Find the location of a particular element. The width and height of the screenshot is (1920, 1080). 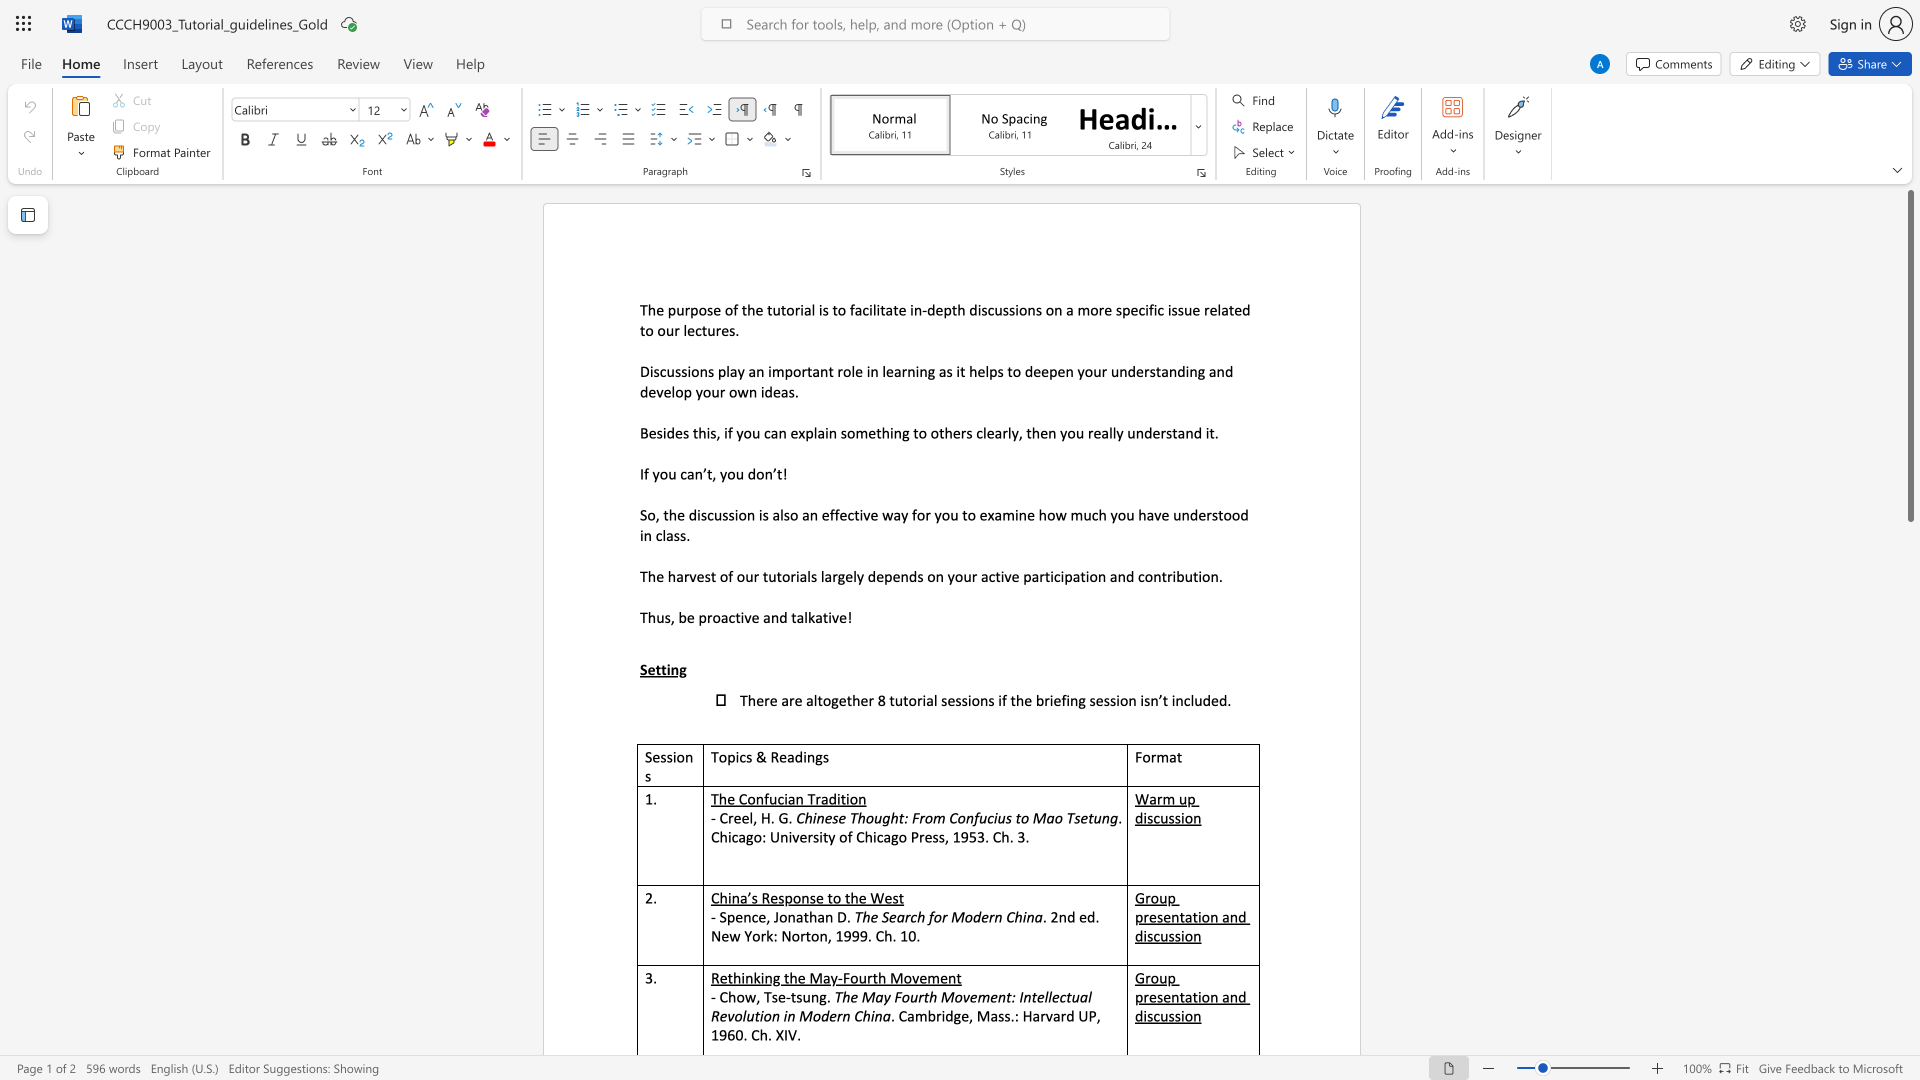

the scrollbar to adjust the page downward is located at coordinates (1909, 789).